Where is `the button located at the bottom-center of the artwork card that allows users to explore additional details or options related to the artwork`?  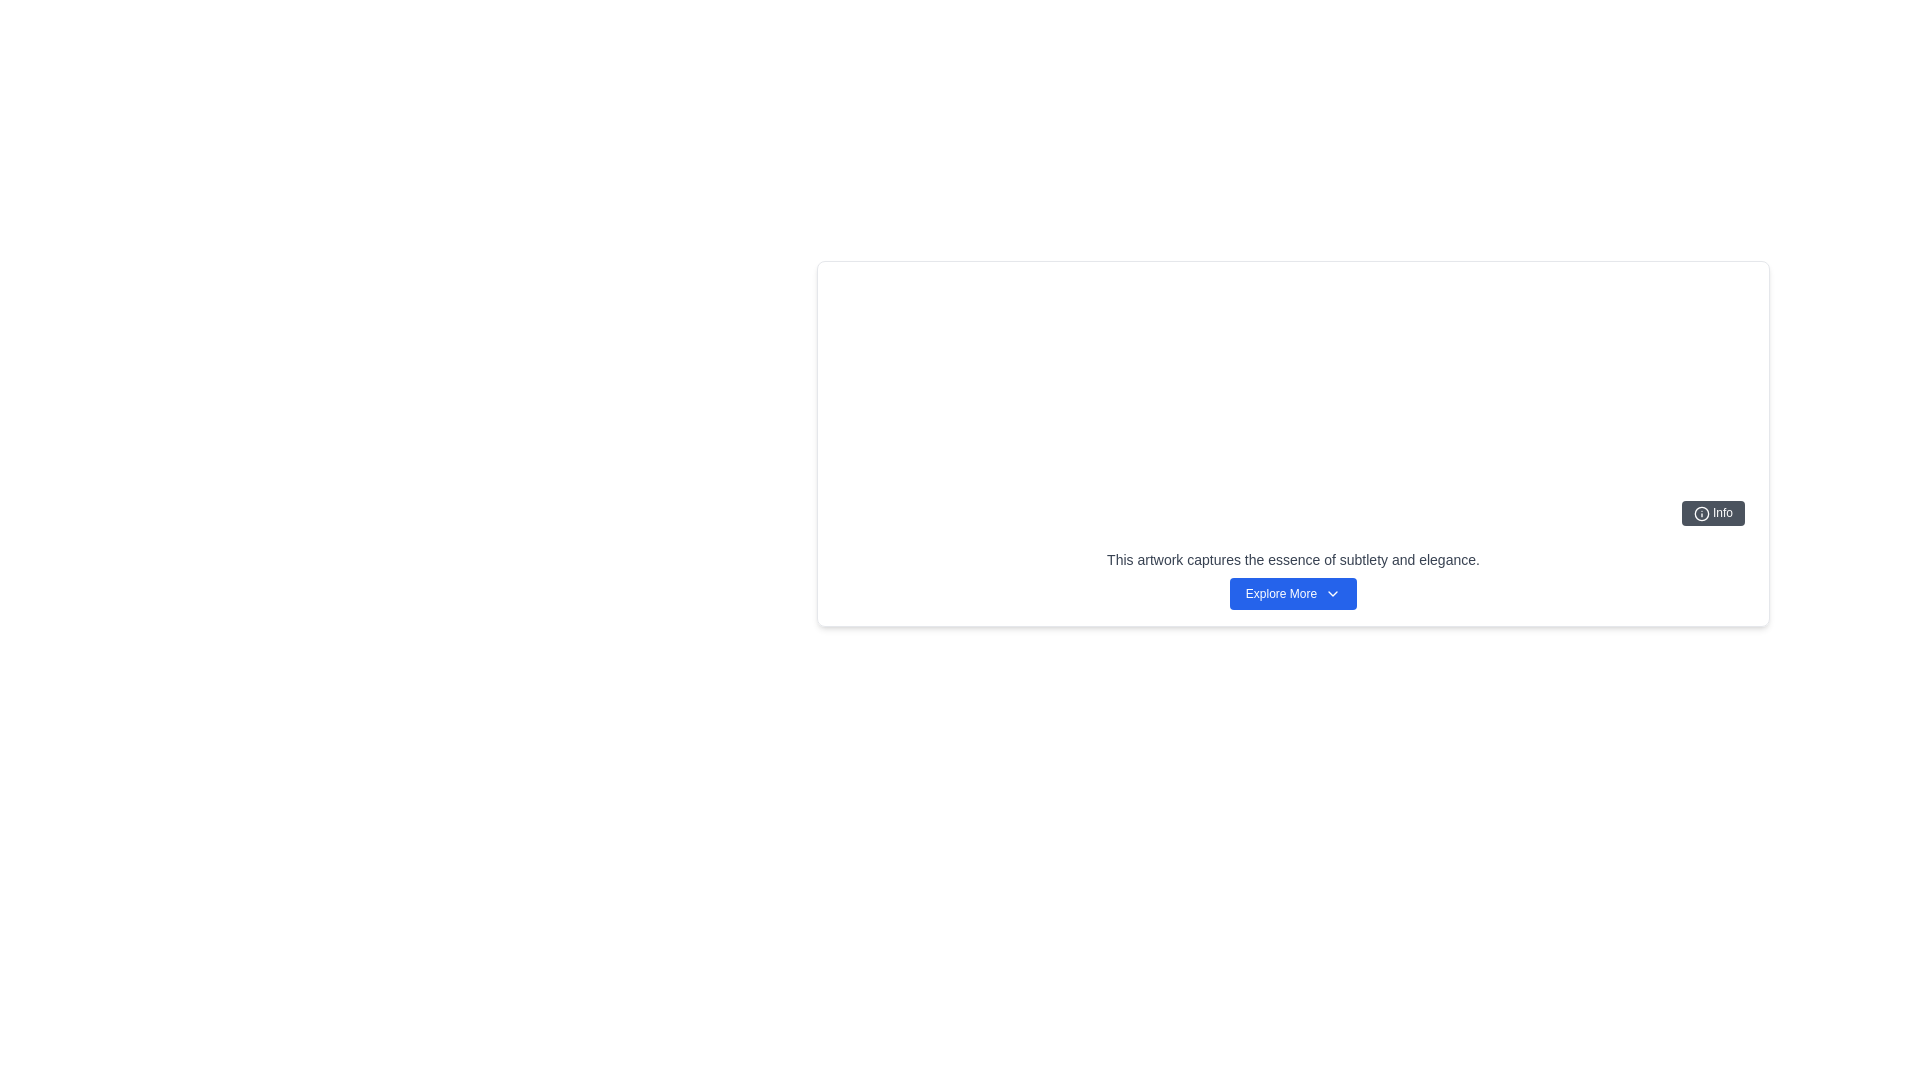 the button located at the bottom-center of the artwork card that allows users to explore additional details or options related to the artwork is located at coordinates (1293, 593).